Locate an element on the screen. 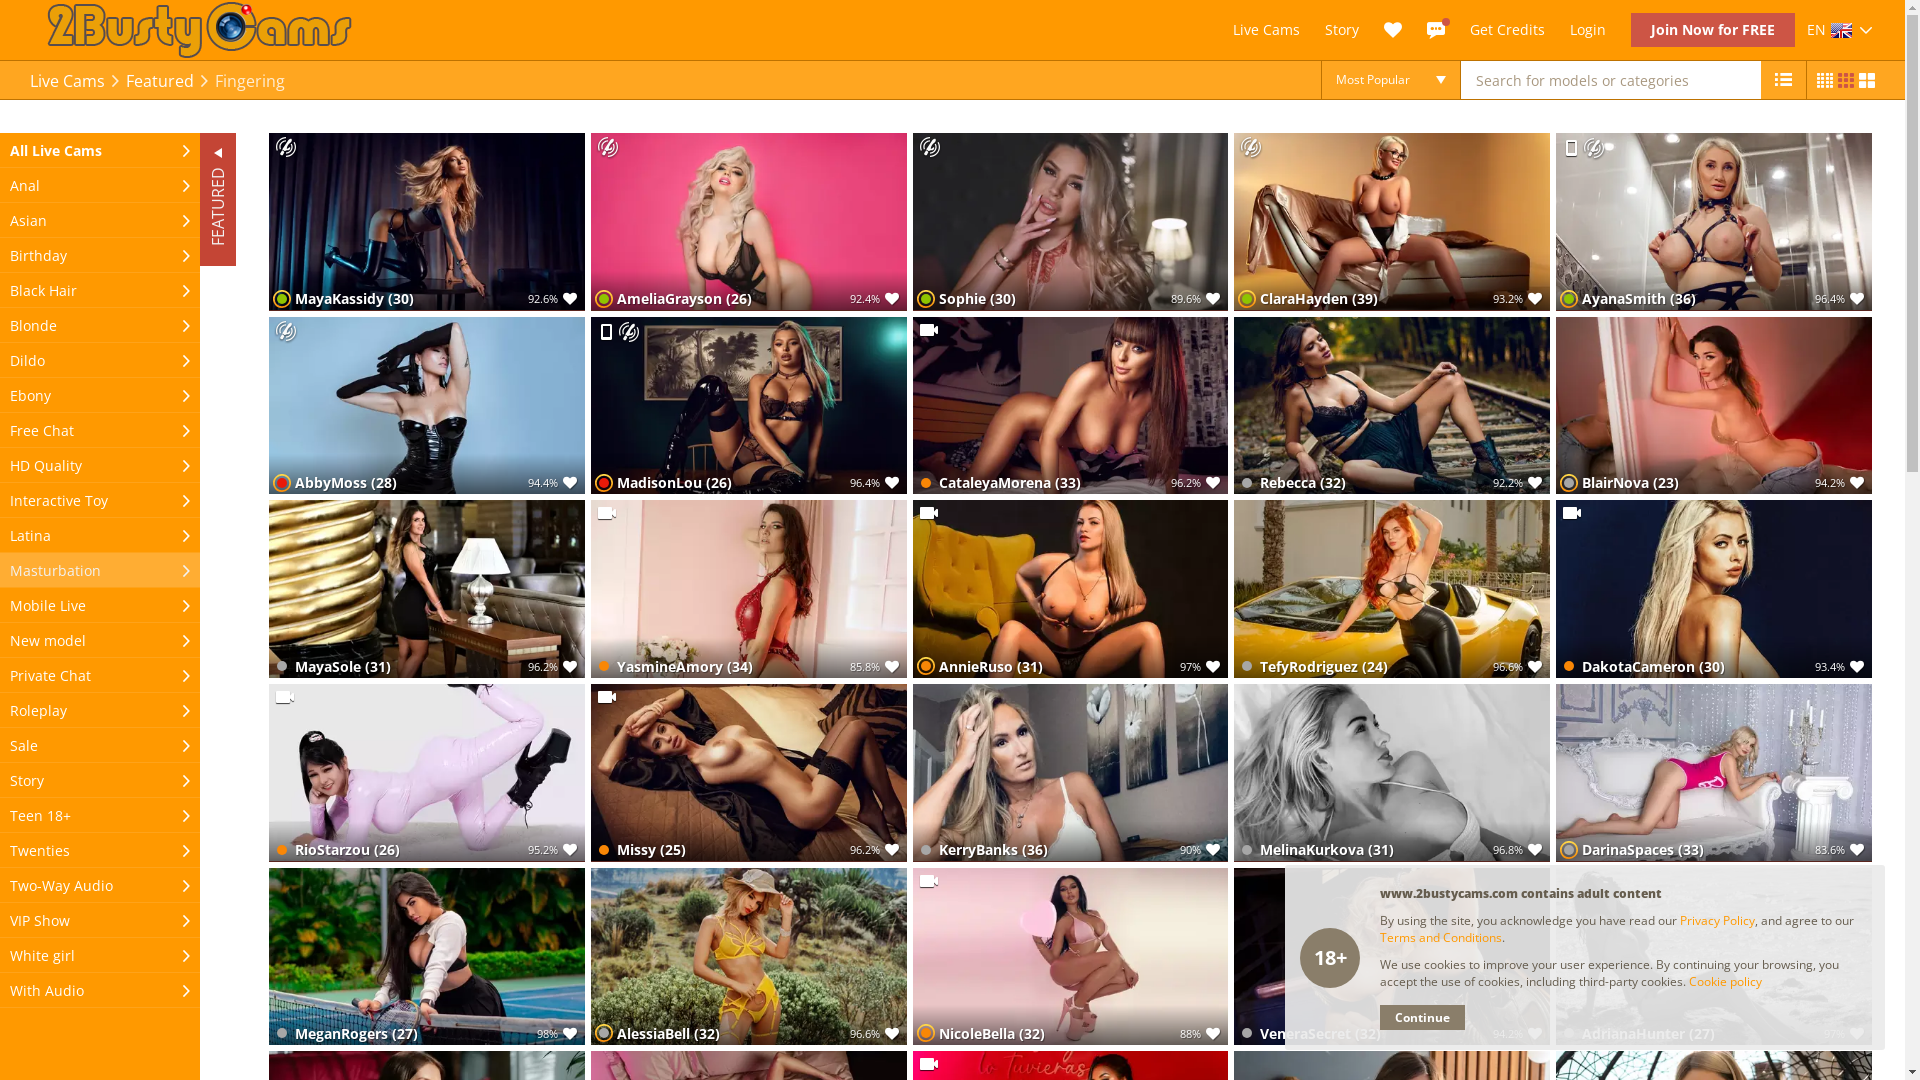 The image size is (1920, 1080). 'TefyRodriguez (24) is located at coordinates (1391, 588).